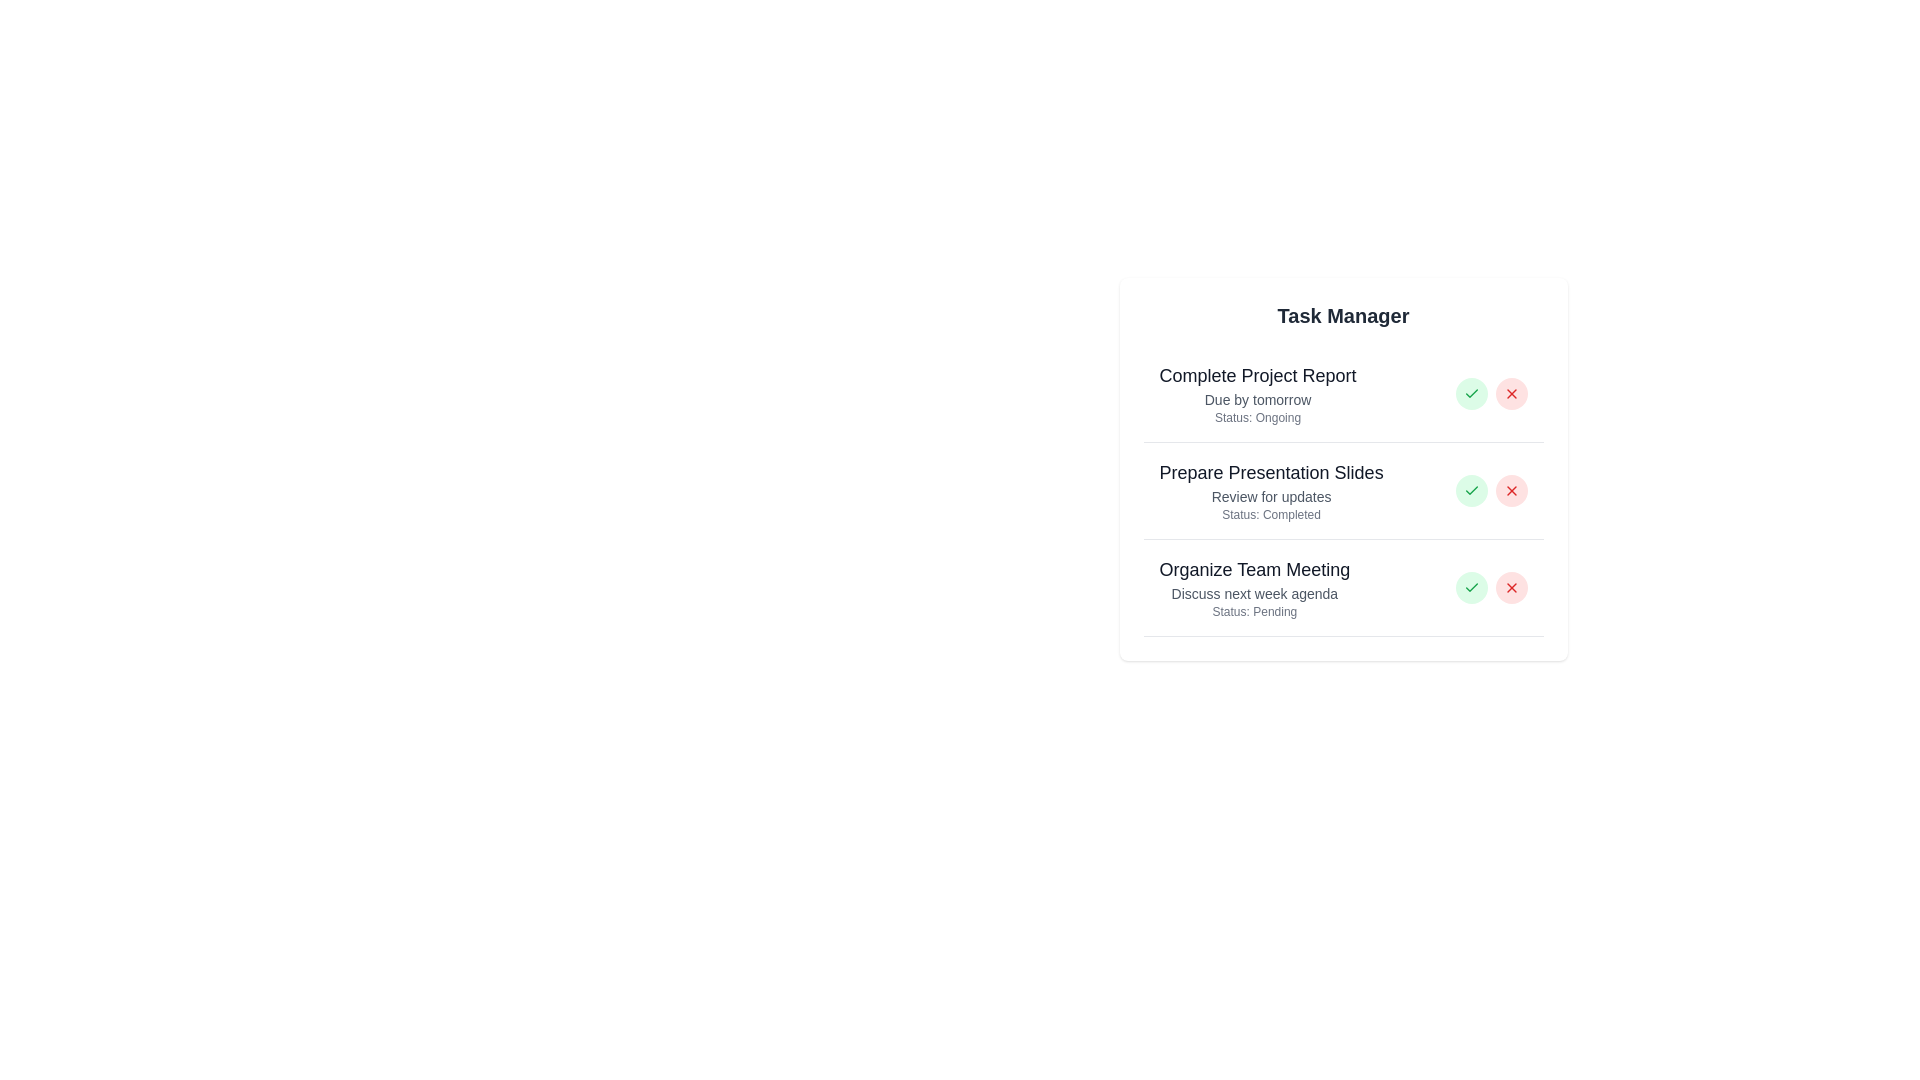 The height and width of the screenshot is (1080, 1920). I want to click on the task card titled 'Organize Team Meeting', so click(1343, 587).